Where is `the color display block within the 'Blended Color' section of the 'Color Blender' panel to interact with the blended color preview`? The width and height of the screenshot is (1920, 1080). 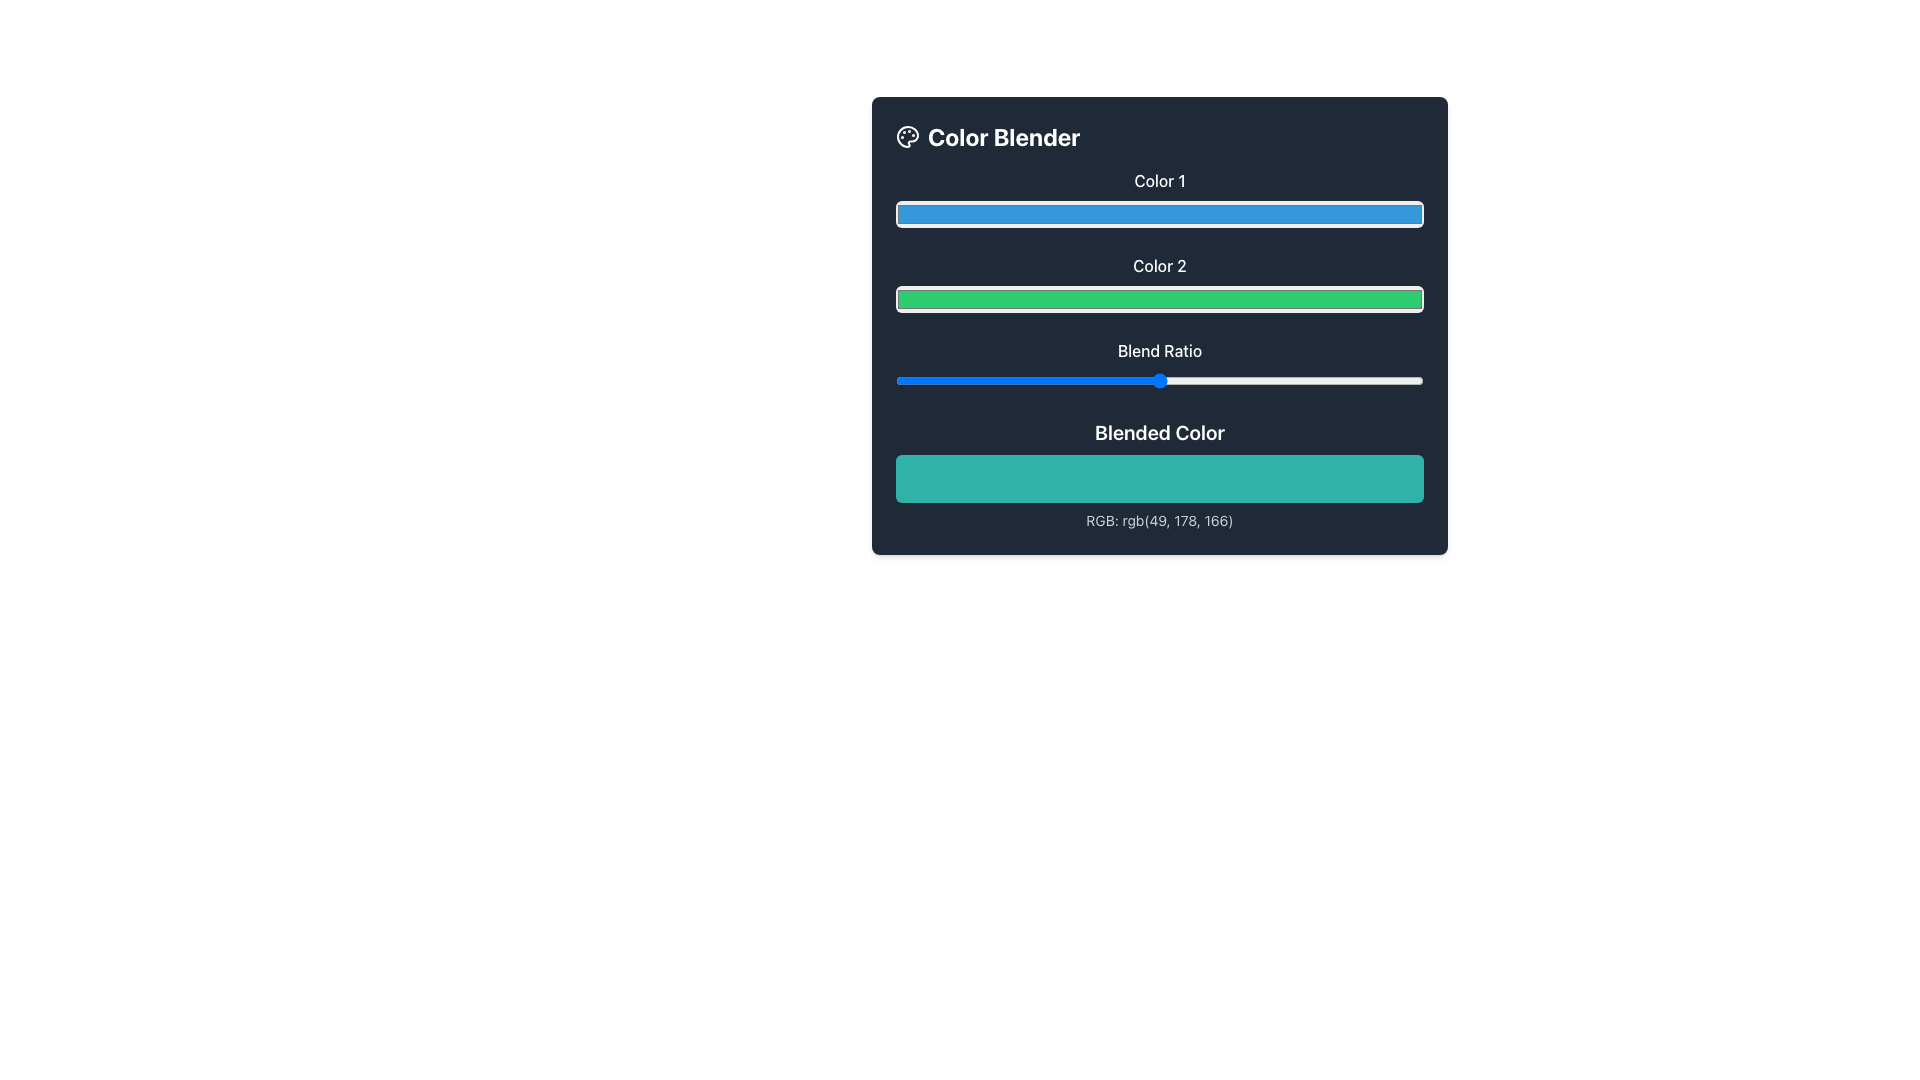
the color display block within the 'Blended Color' section of the 'Color Blender' panel to interact with the blended color preview is located at coordinates (1160, 474).